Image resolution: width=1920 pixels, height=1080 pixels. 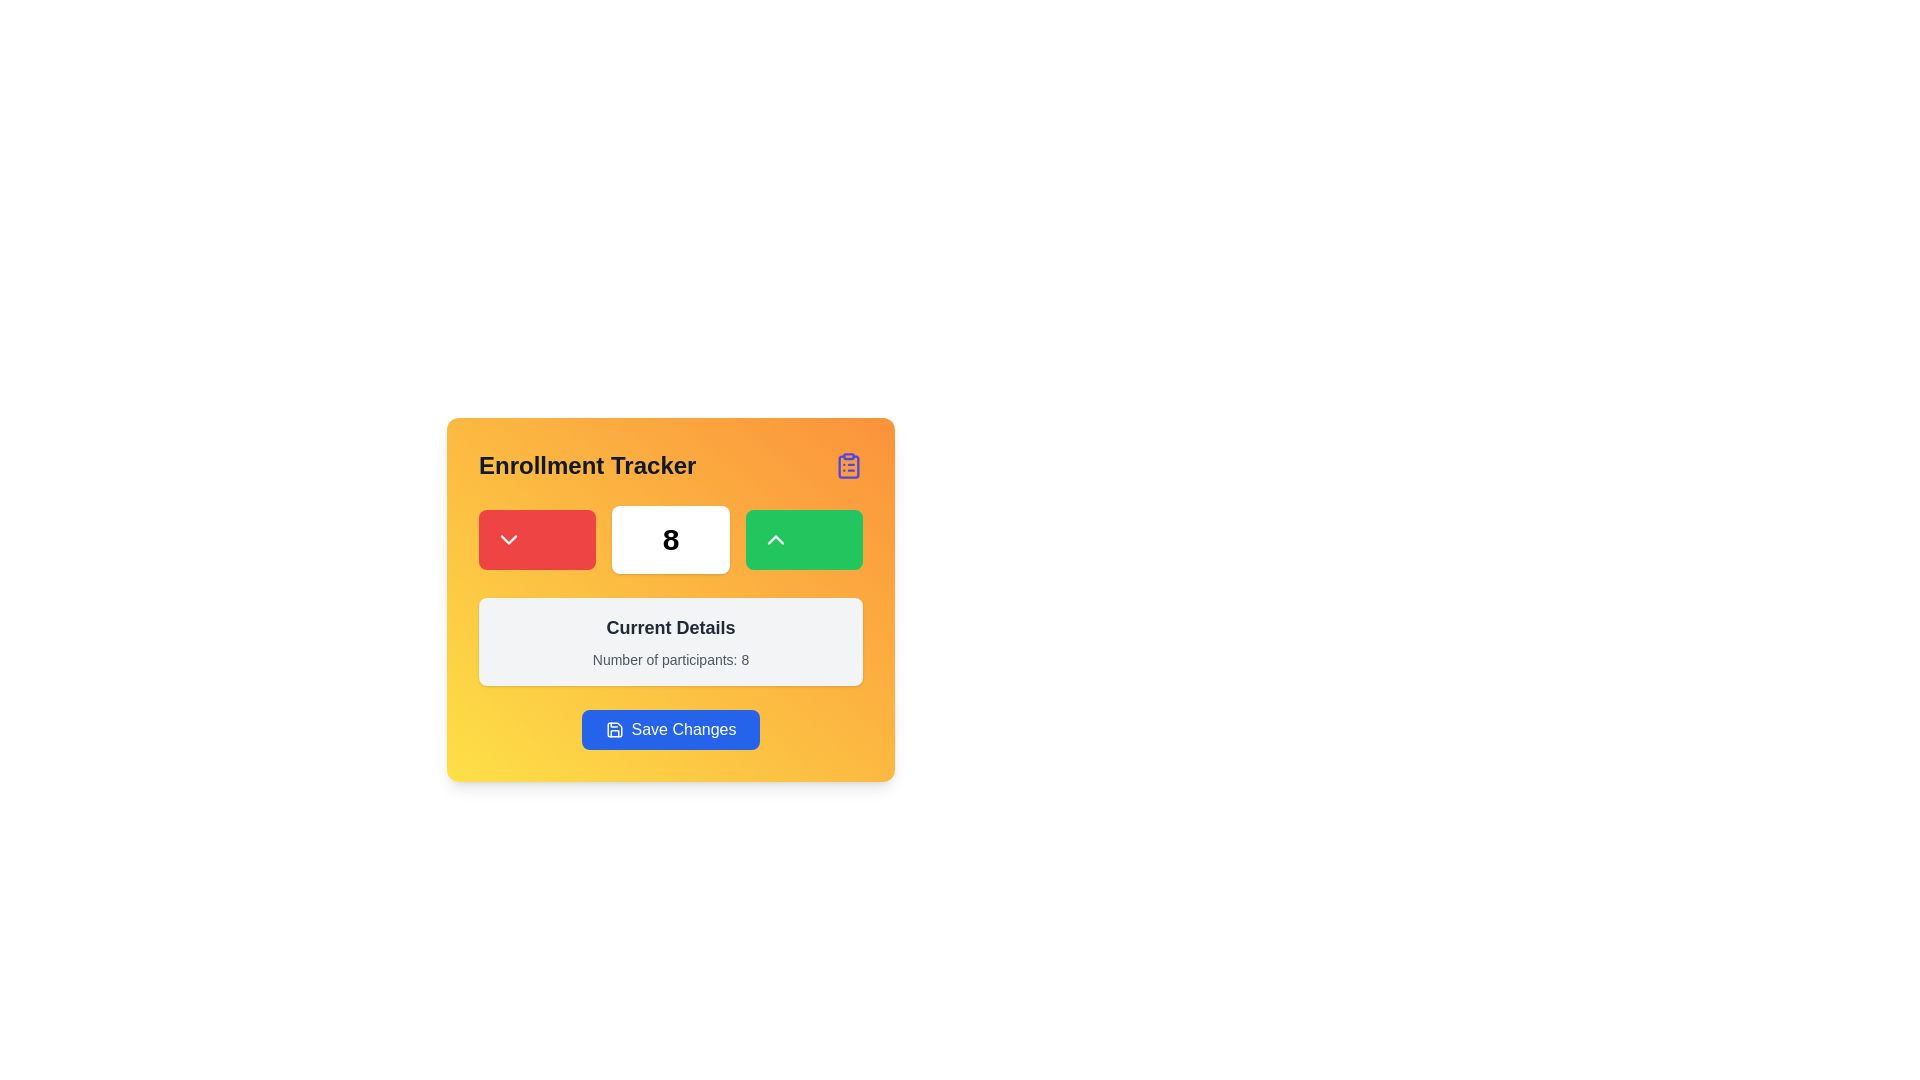 I want to click on the clipboard icon with a purple outline located to the far right of the 'Enrollment Tracker' title, so click(x=849, y=466).